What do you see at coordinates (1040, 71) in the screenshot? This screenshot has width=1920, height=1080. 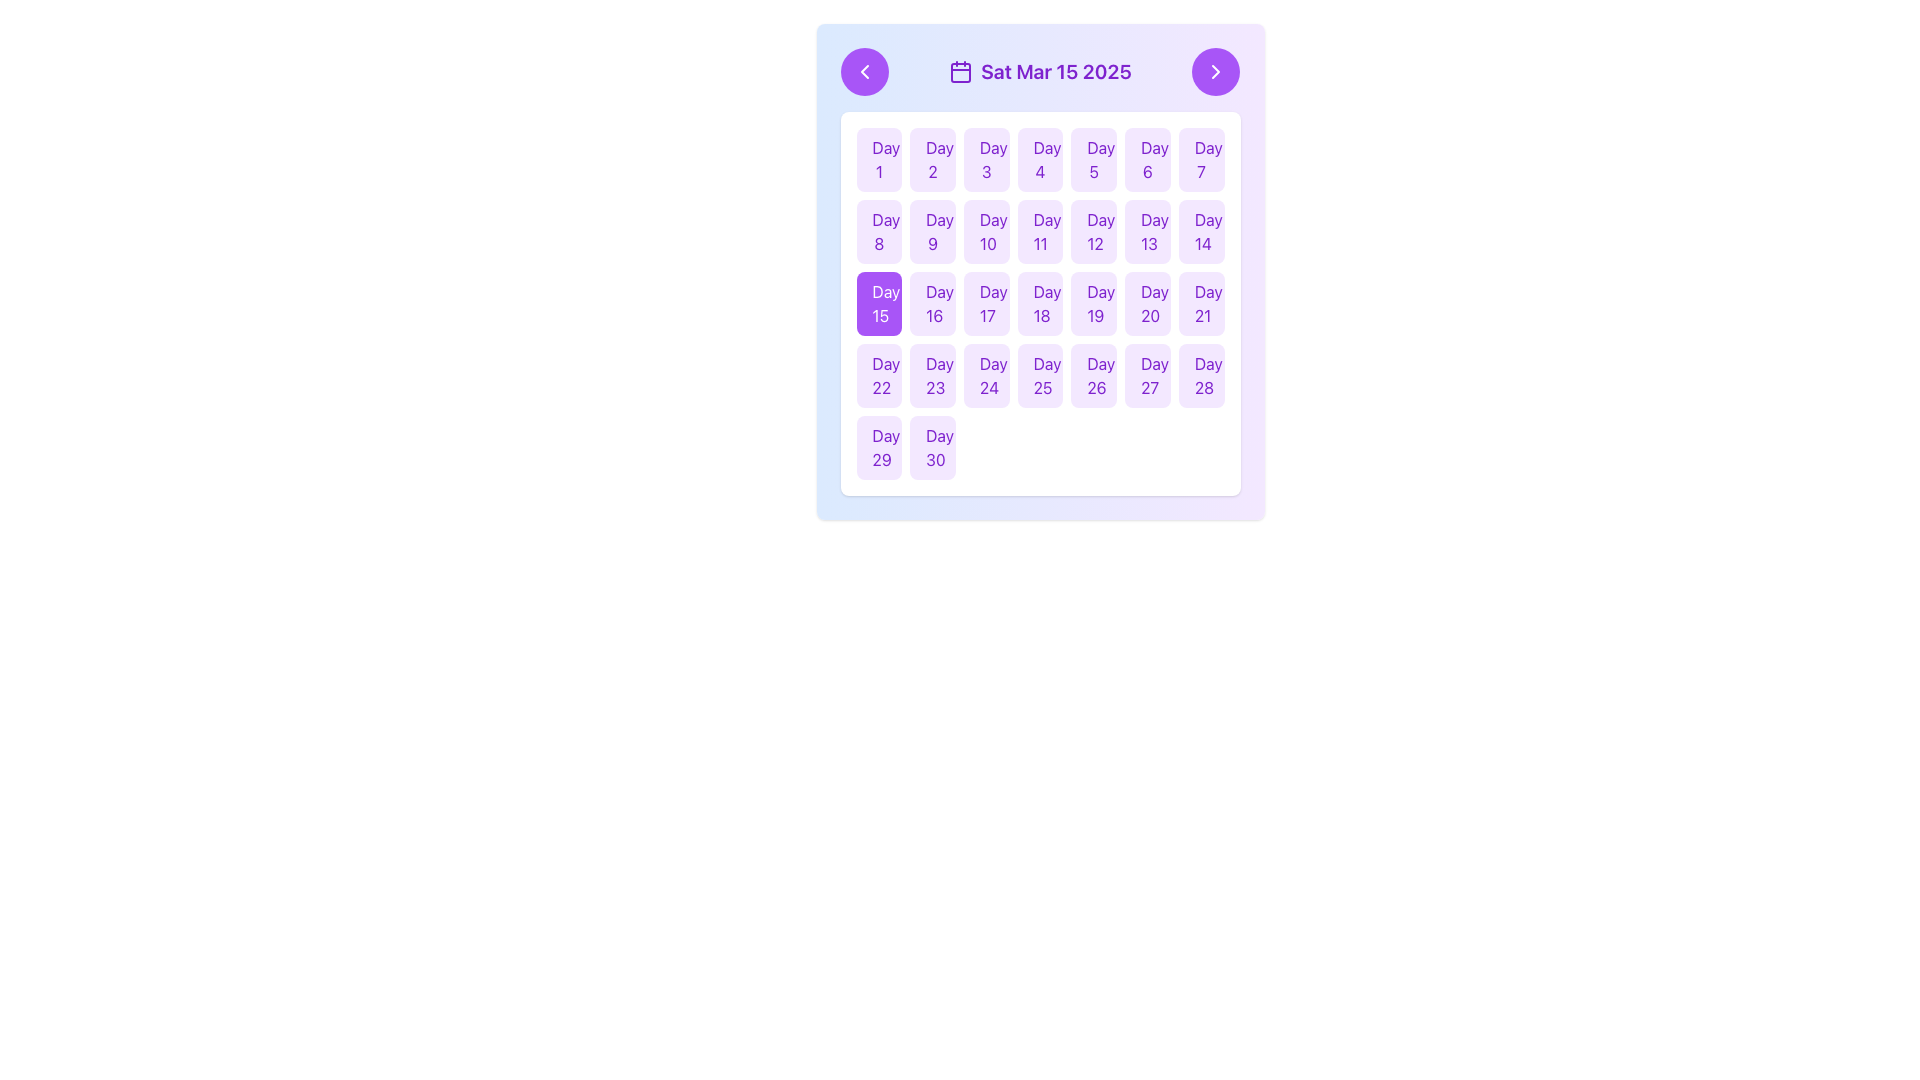 I see `the Text Label displaying 'Sat Mar 15 2025' with a calendar icon, which is located at the top section of the calendar interface` at bounding box center [1040, 71].